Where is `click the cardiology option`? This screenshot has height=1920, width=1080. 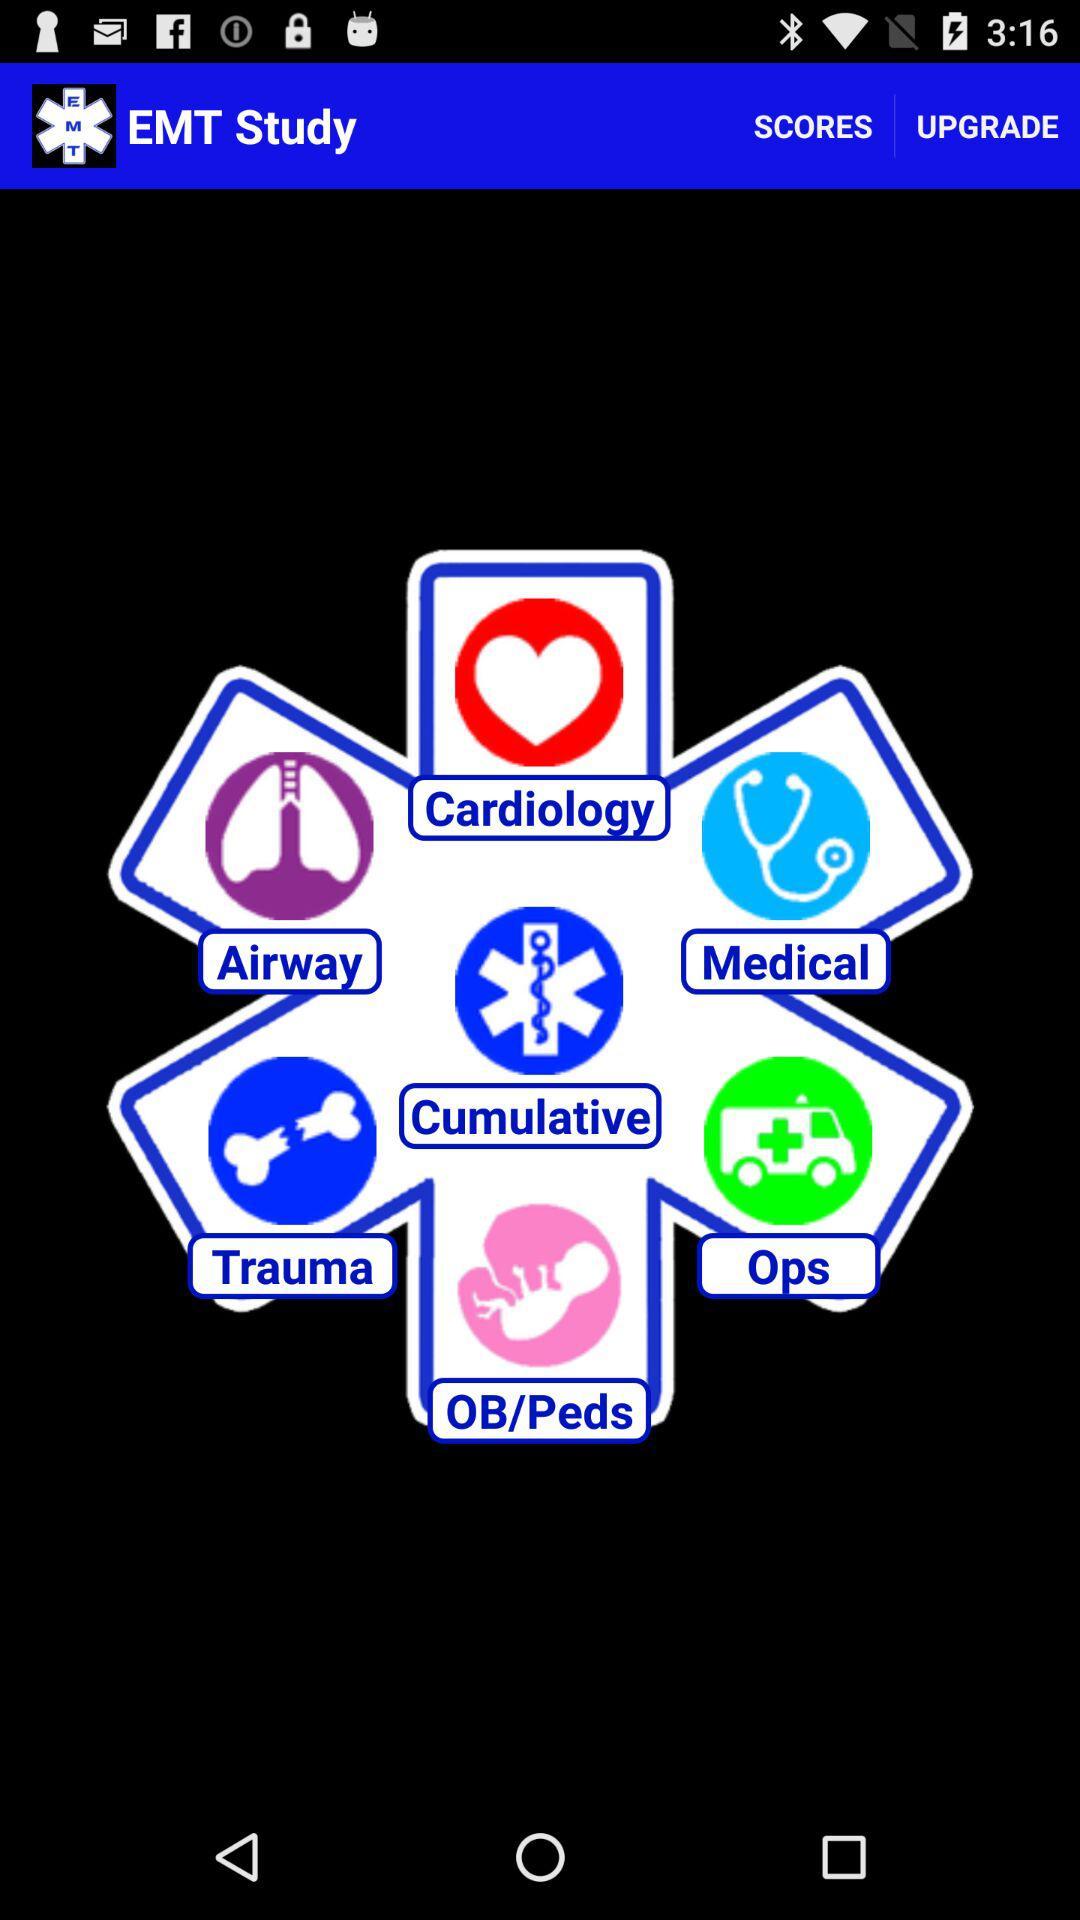 click the cardiology option is located at coordinates (538, 682).